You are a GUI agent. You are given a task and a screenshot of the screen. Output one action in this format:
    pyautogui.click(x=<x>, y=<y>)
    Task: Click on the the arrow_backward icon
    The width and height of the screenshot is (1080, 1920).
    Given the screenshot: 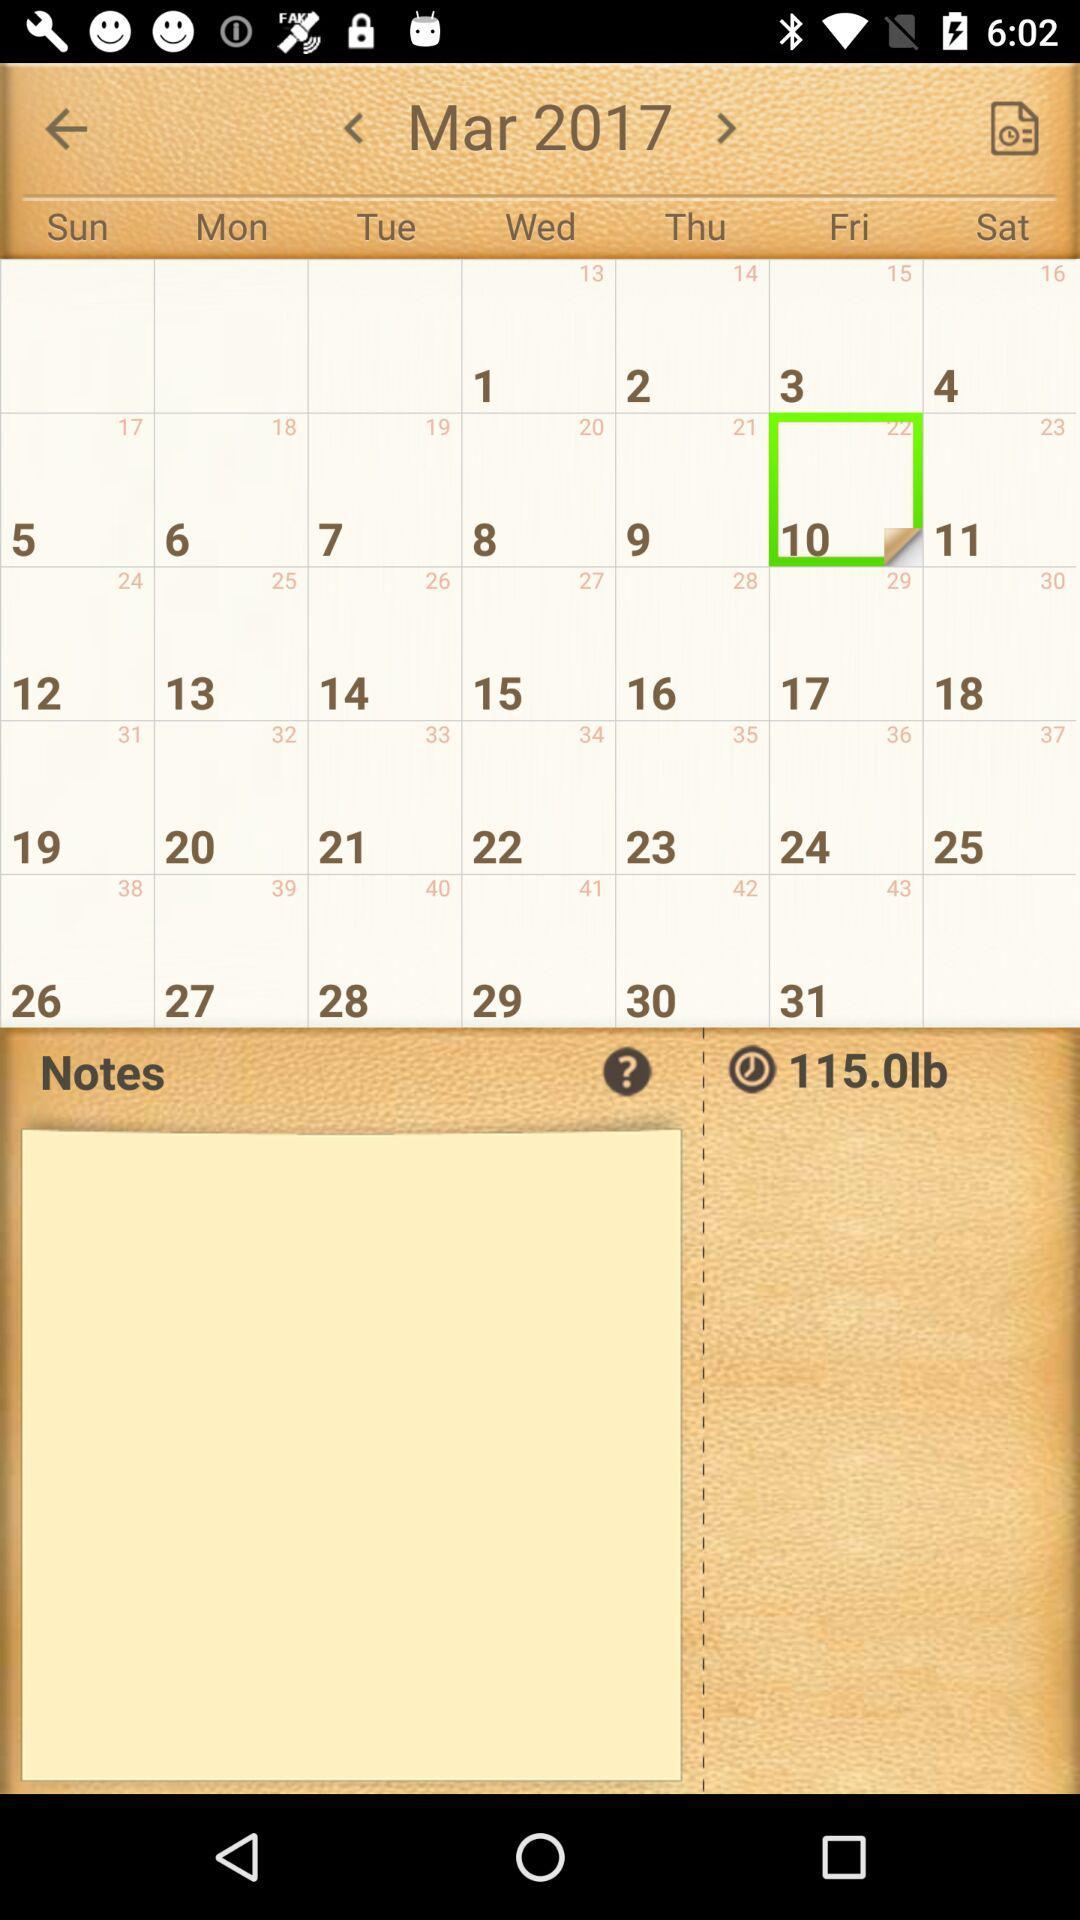 What is the action you would take?
    pyautogui.click(x=353, y=127)
    